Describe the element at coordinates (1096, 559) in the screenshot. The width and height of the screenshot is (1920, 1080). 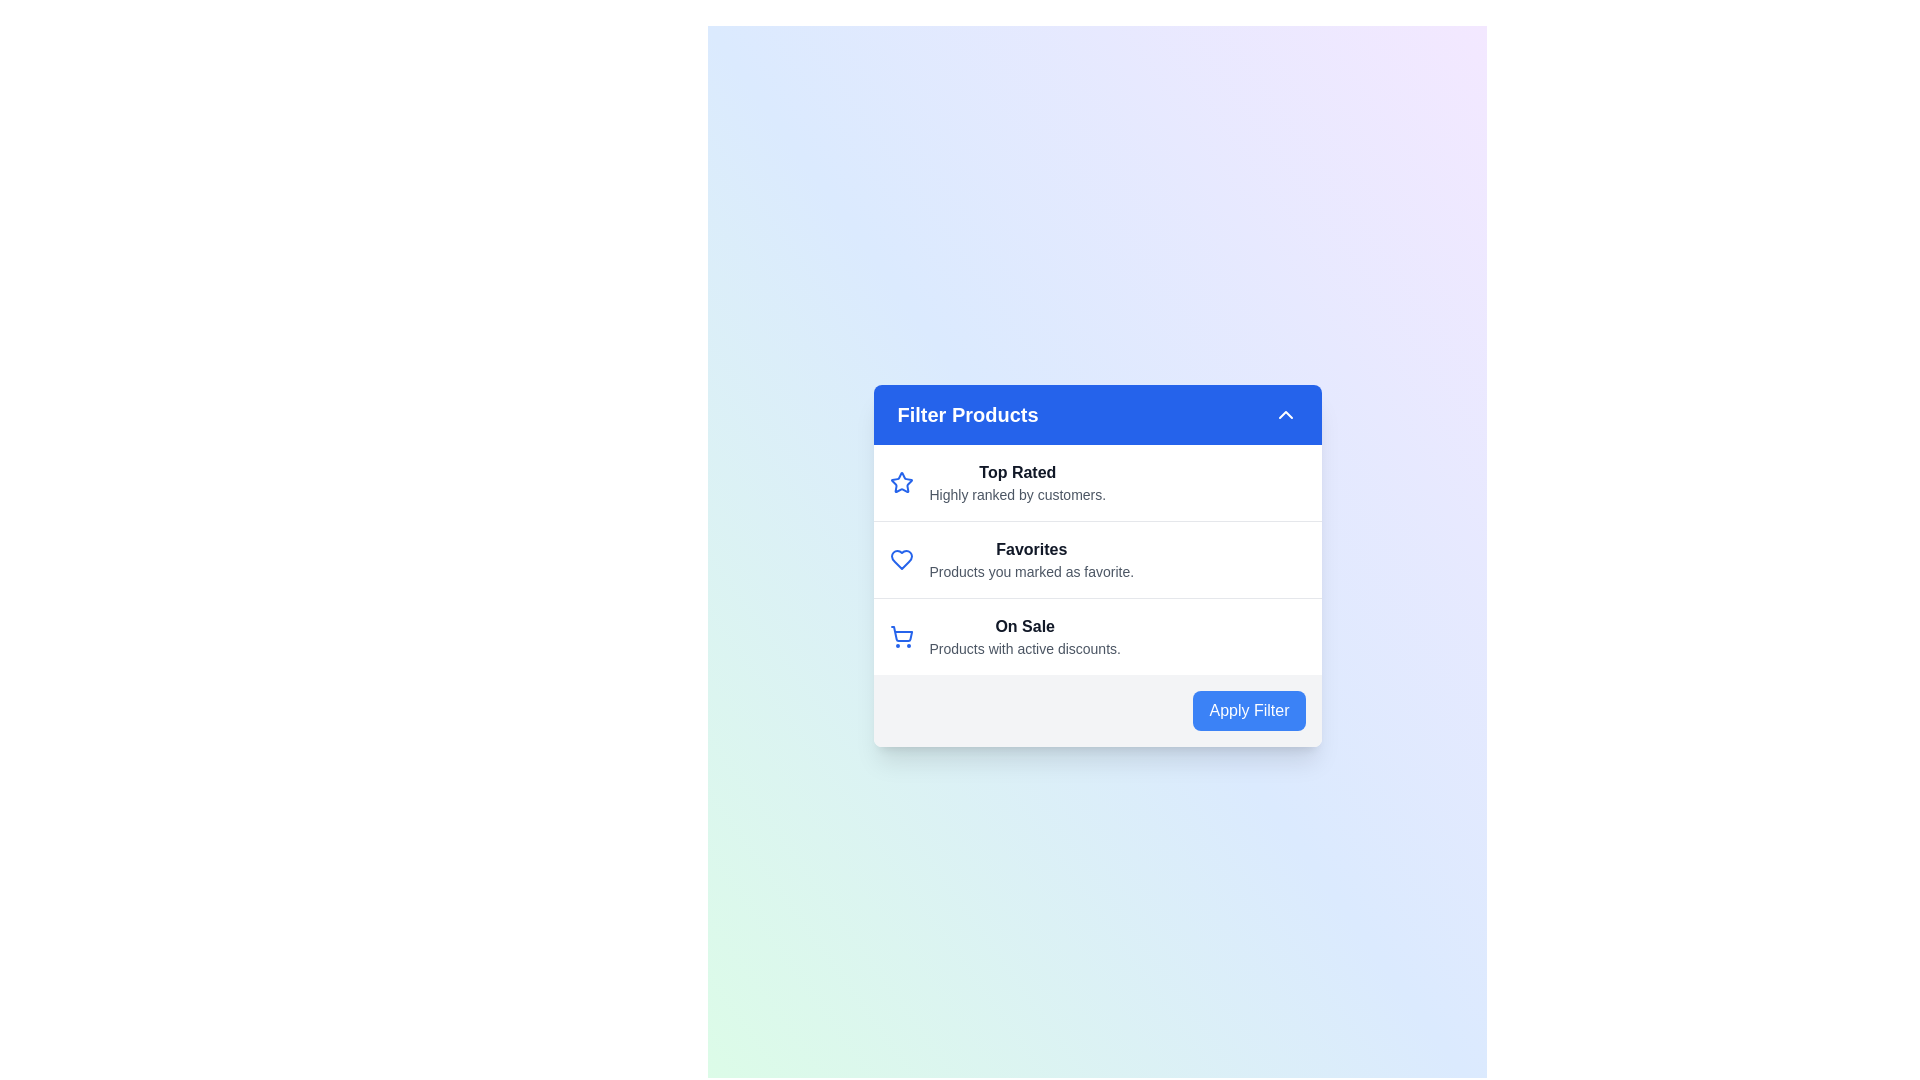
I see `the filter option Favorites by clicking on its corresponding list item` at that location.